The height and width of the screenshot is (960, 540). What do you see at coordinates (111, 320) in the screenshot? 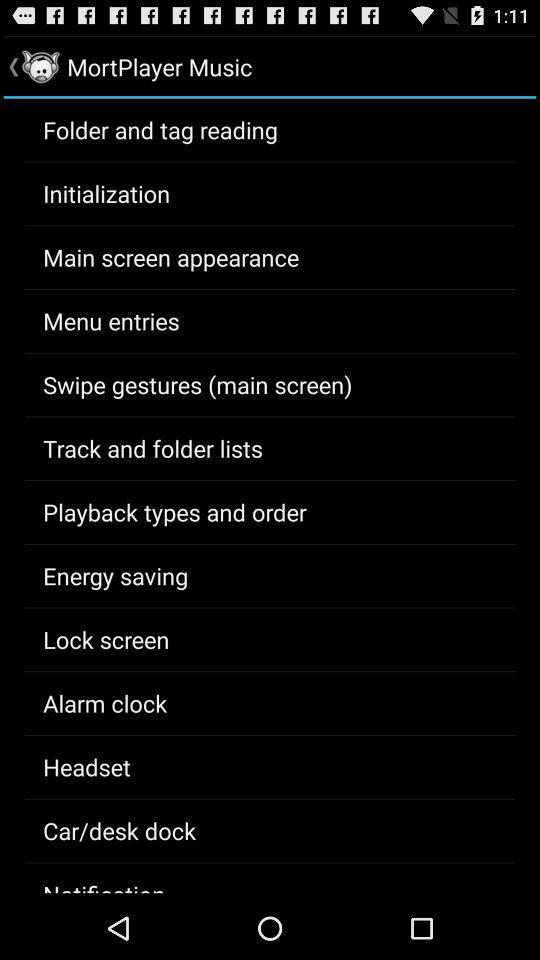
I see `the icon below the main screen appearance` at bounding box center [111, 320].